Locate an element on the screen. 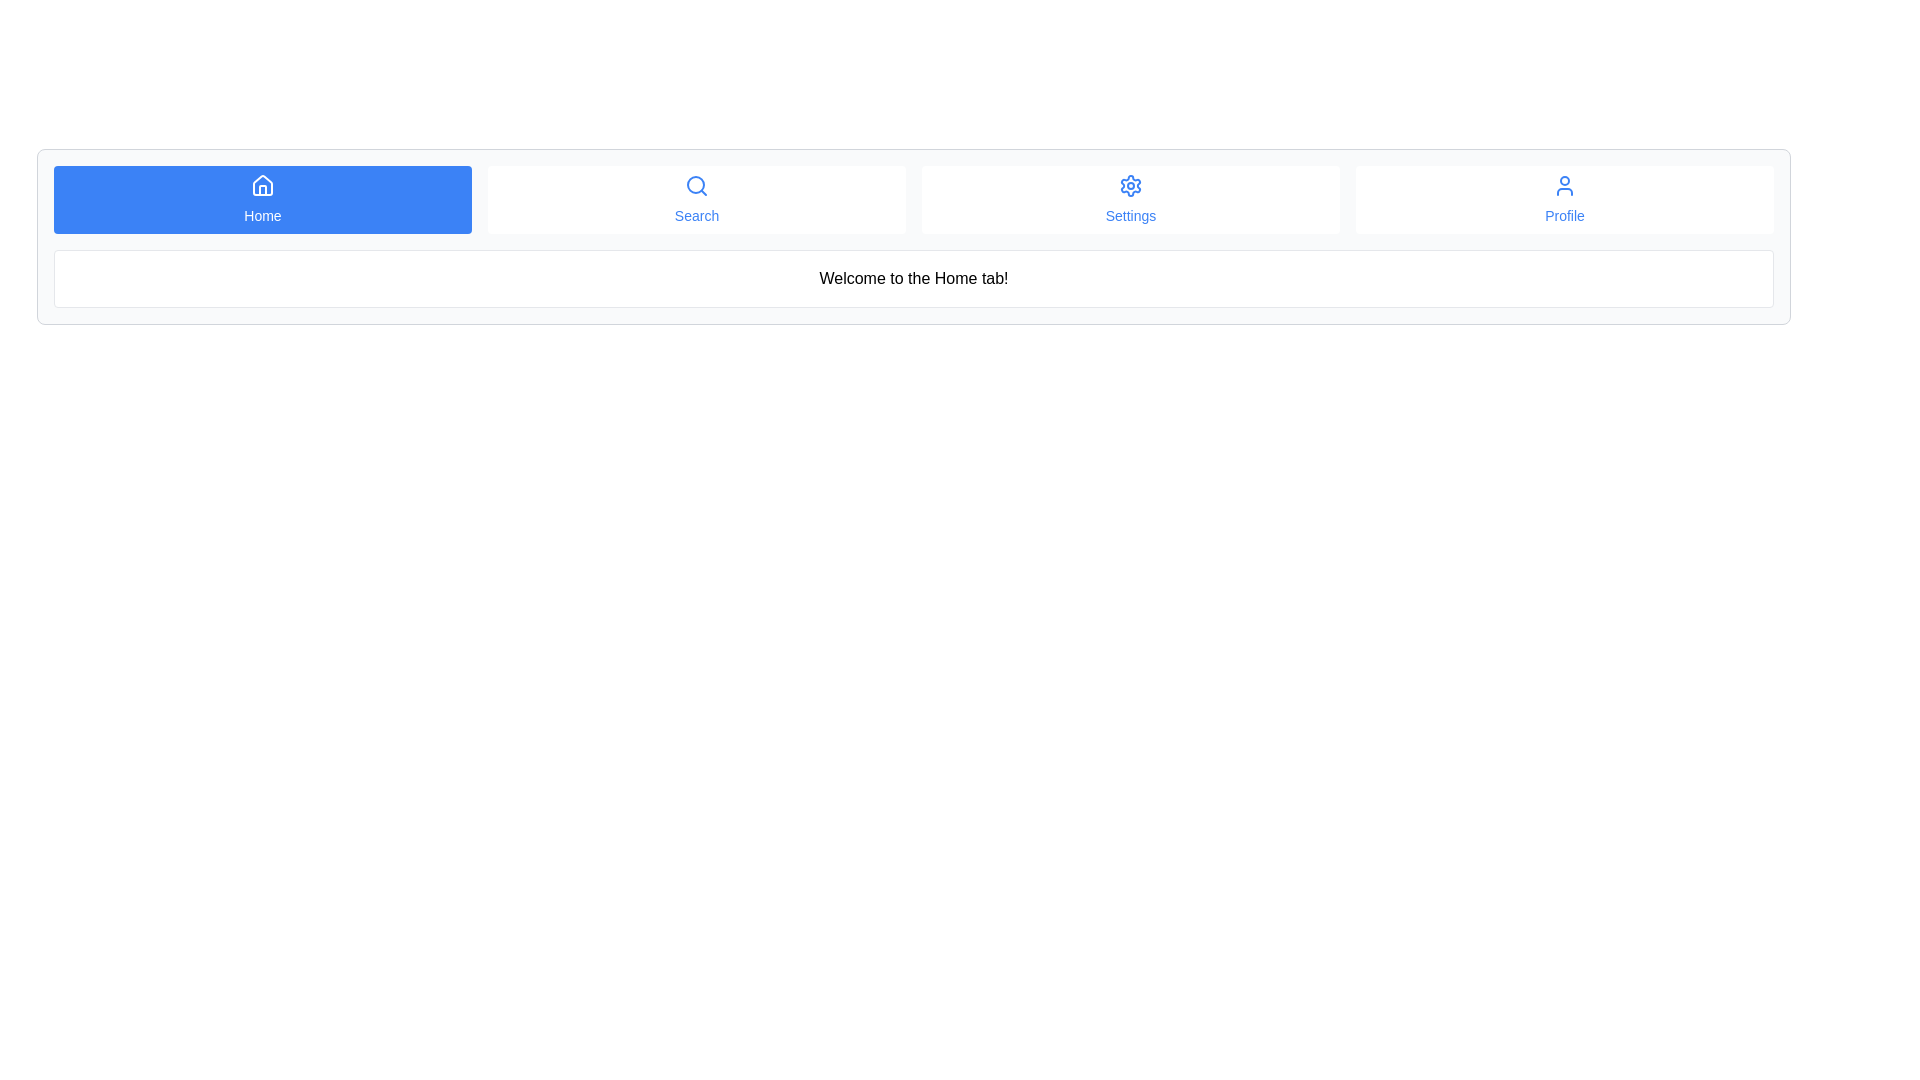 The image size is (1920, 1080). text content of the Settings menu label, which is the third option in the navigation bar below the gear icon is located at coordinates (1131, 216).